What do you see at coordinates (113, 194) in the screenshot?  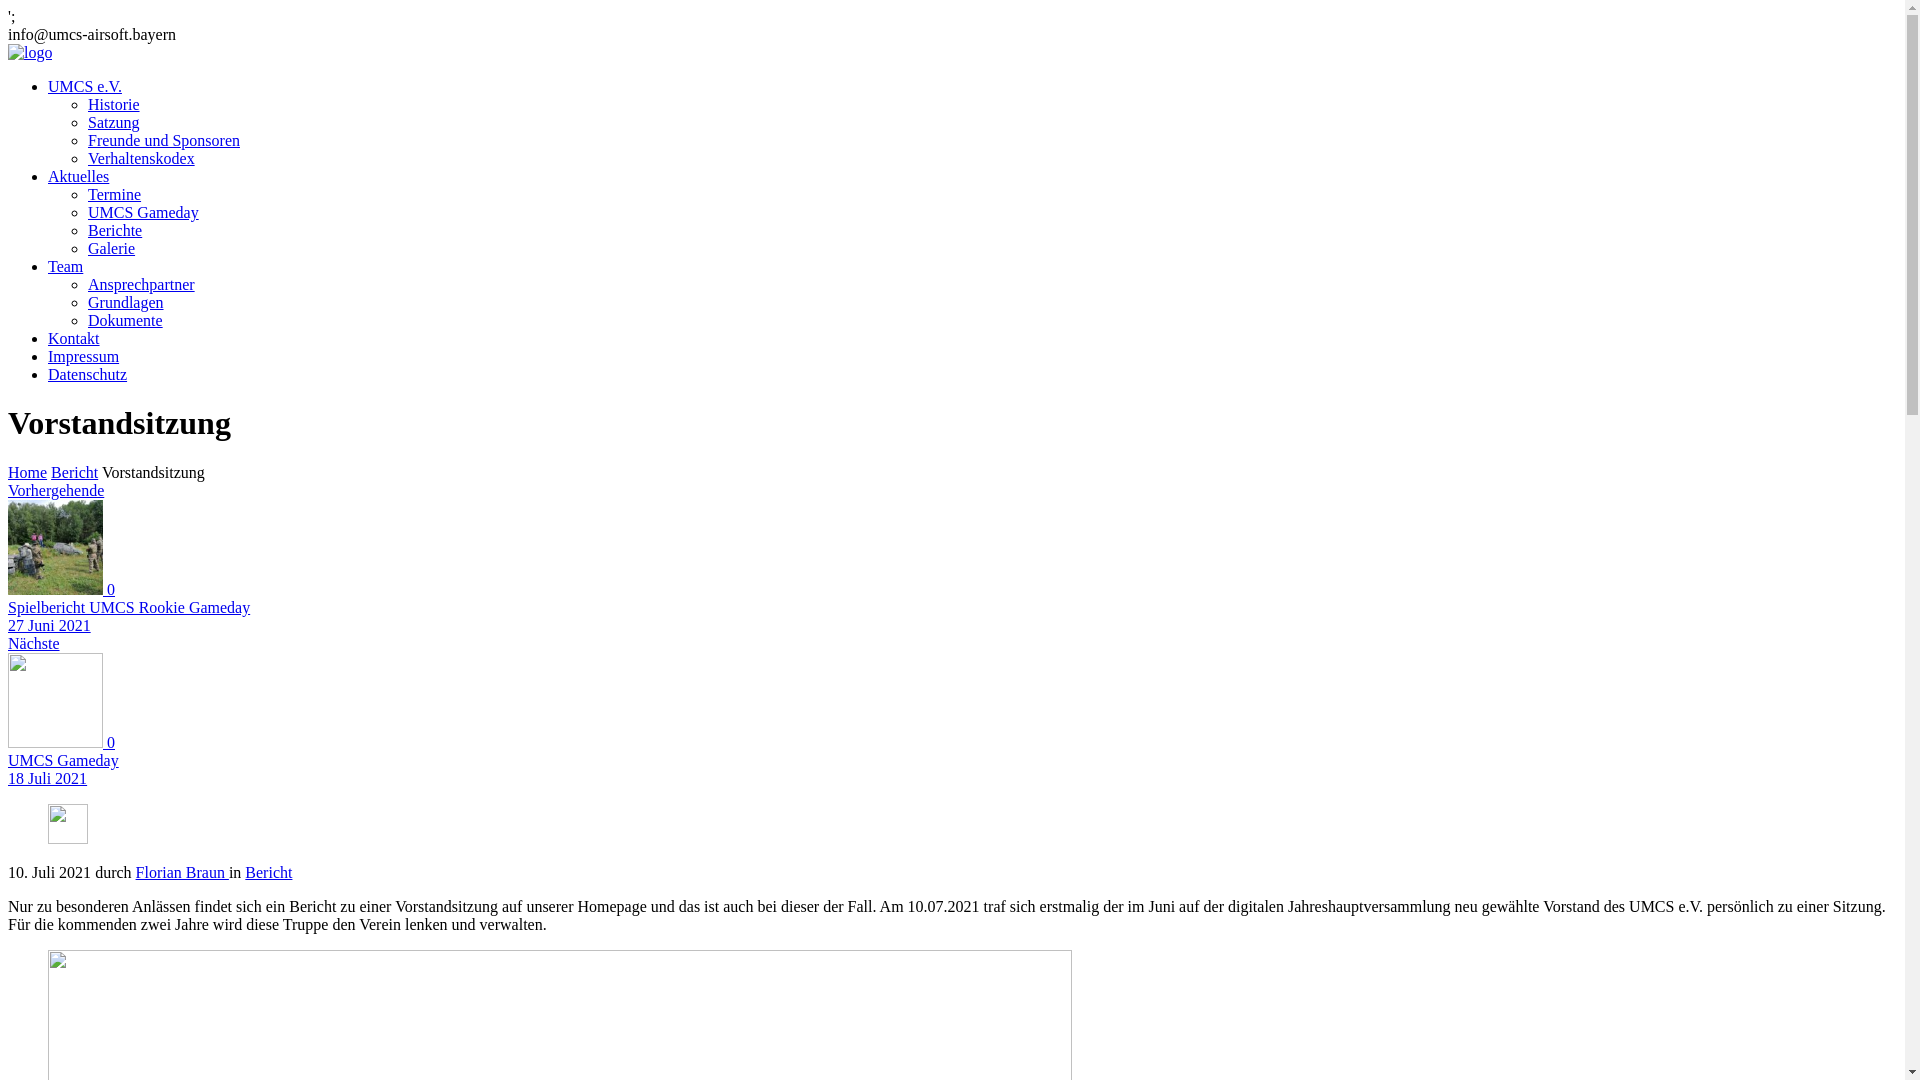 I see `'Termine'` at bounding box center [113, 194].